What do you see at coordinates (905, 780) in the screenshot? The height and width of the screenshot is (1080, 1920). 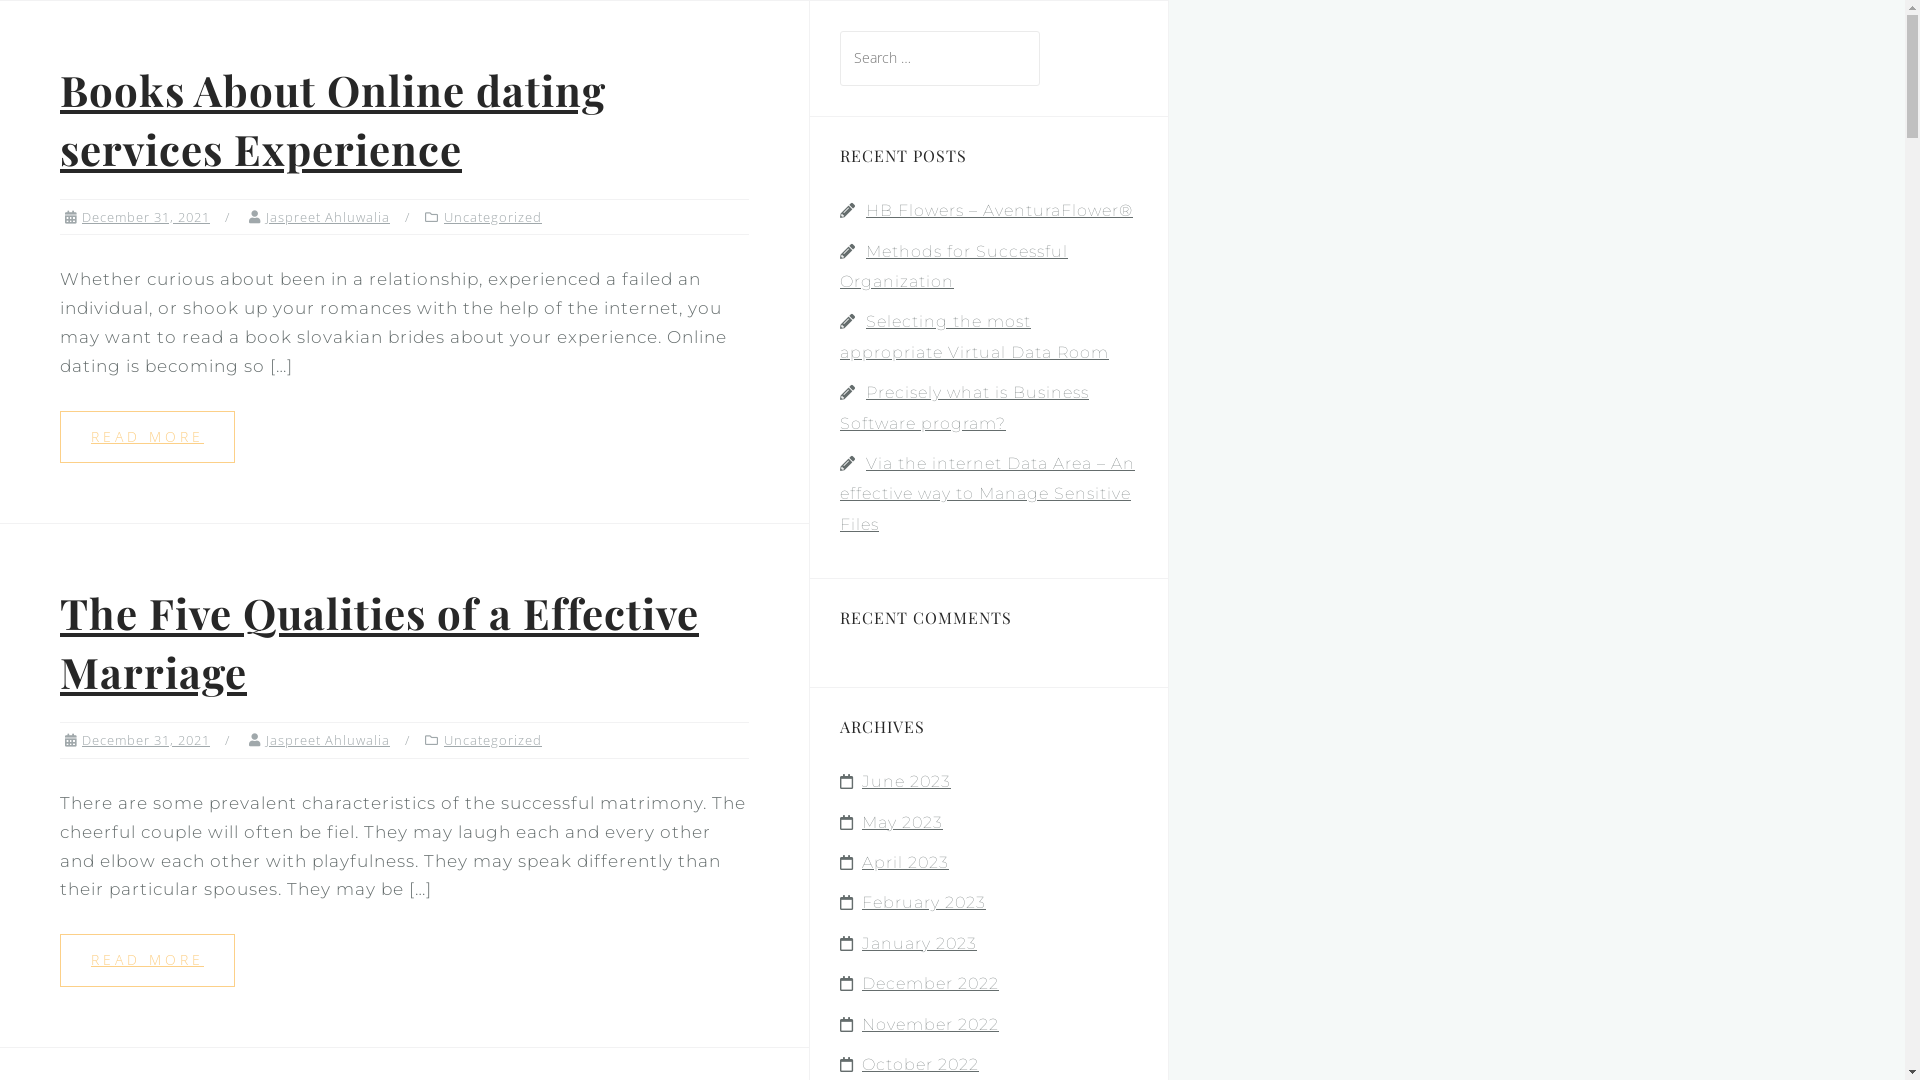 I see `'June 2023'` at bounding box center [905, 780].